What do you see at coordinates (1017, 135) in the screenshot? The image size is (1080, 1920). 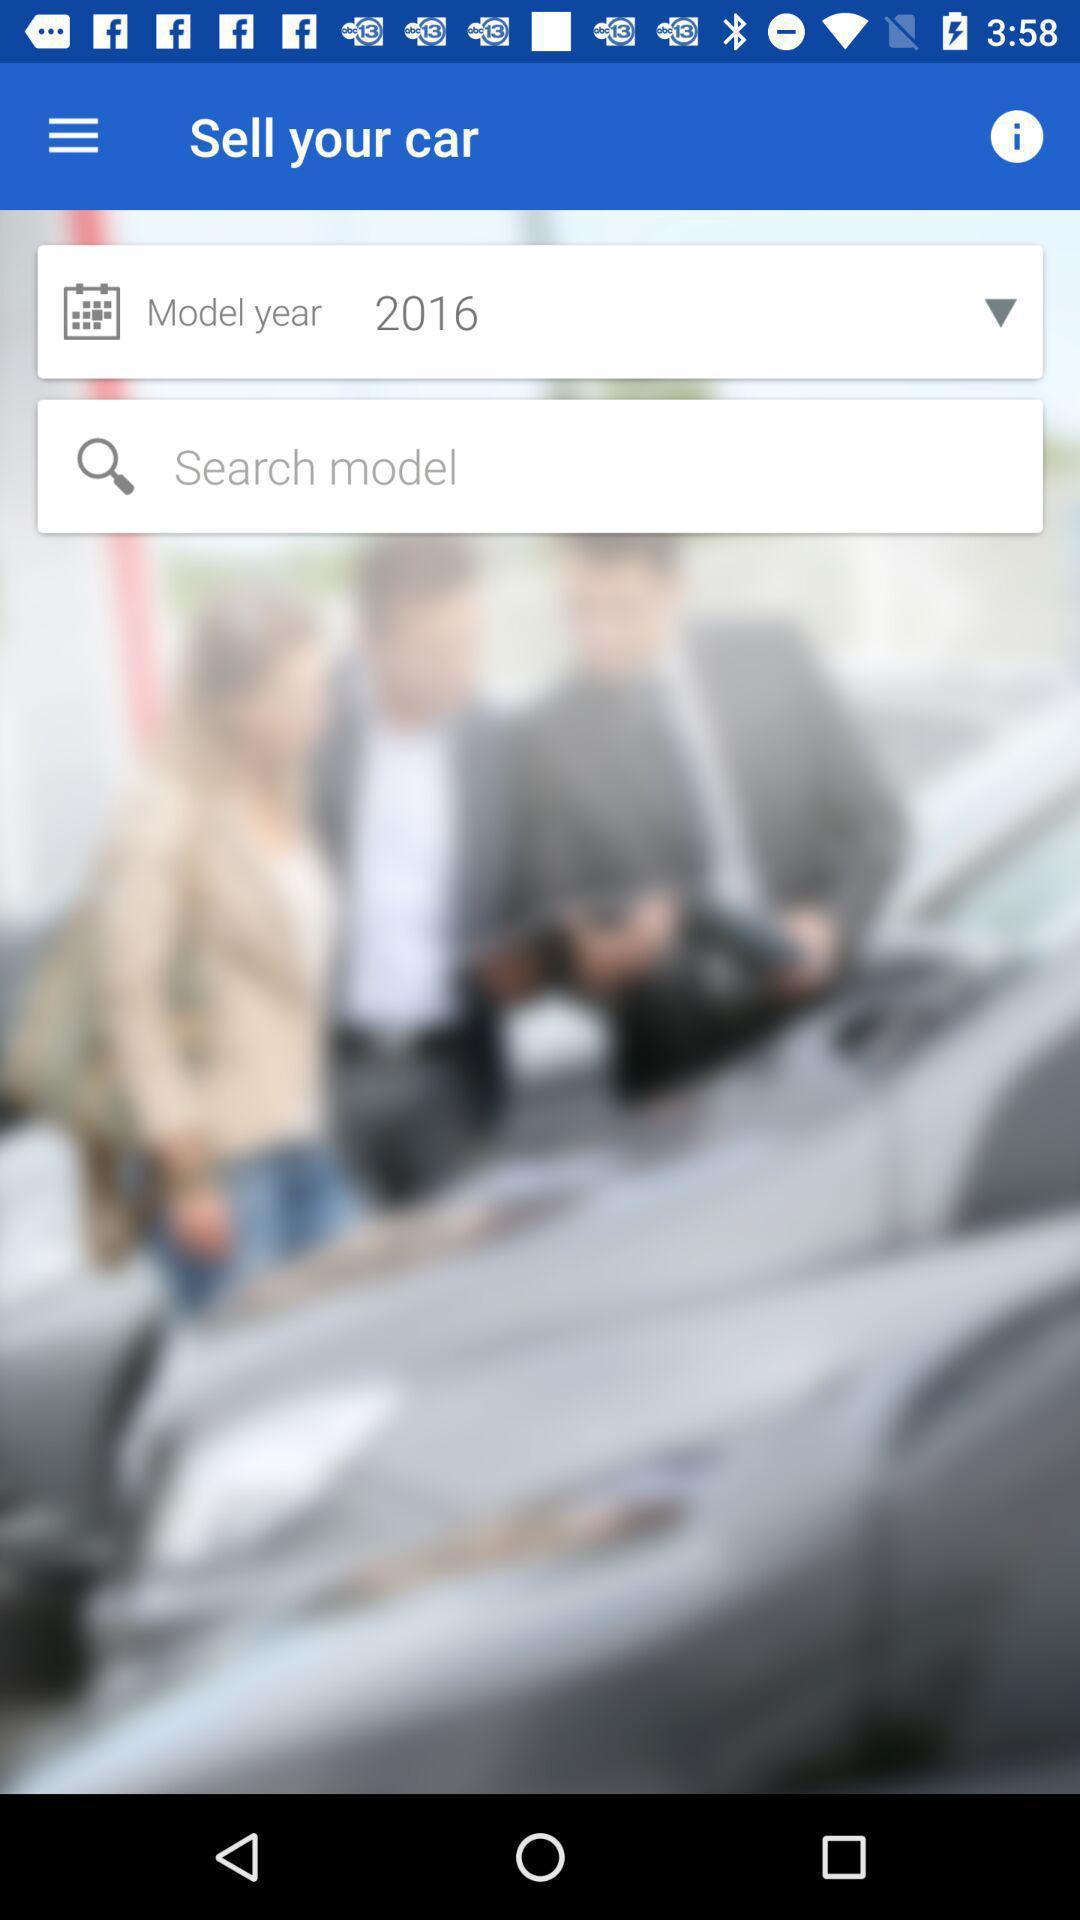 I see `the item to the right of the sell your car item` at bounding box center [1017, 135].